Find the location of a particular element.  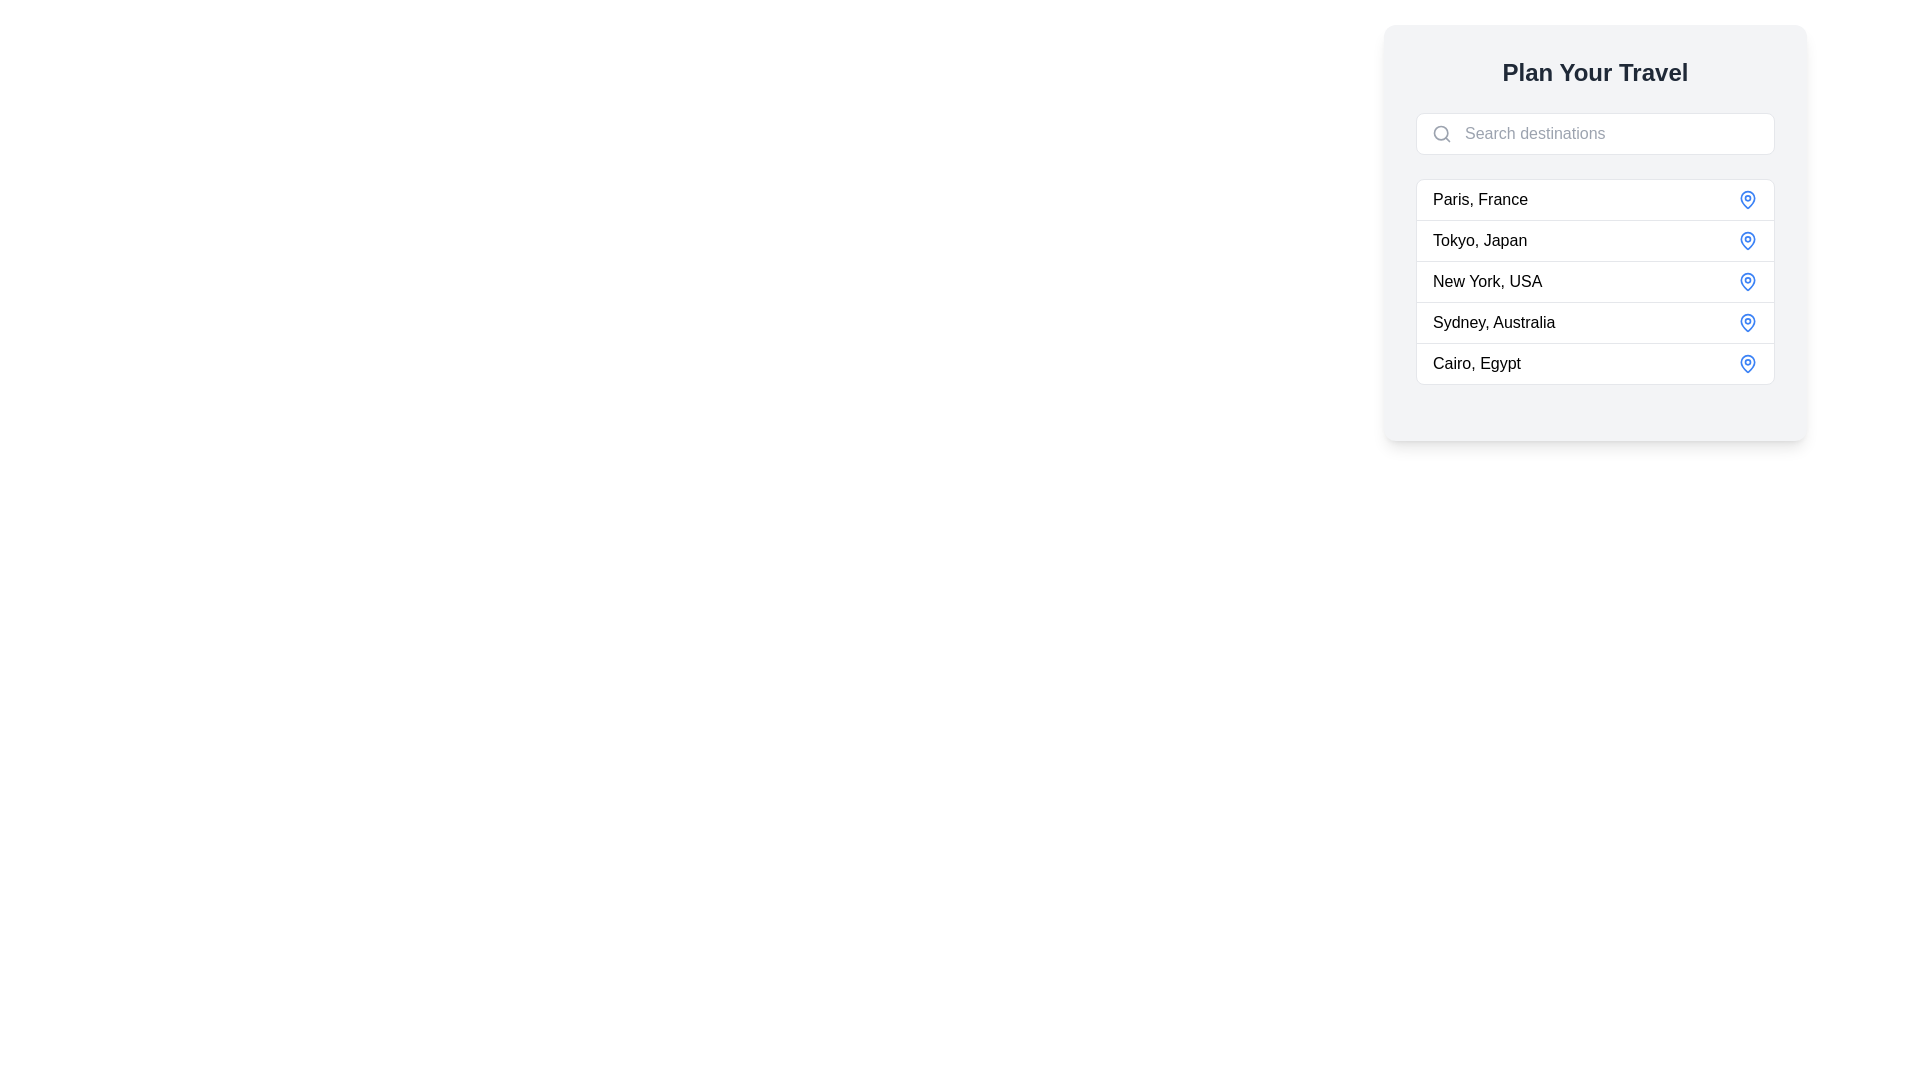

the search input field below the title 'Plan Your Travel' is located at coordinates (1594, 134).